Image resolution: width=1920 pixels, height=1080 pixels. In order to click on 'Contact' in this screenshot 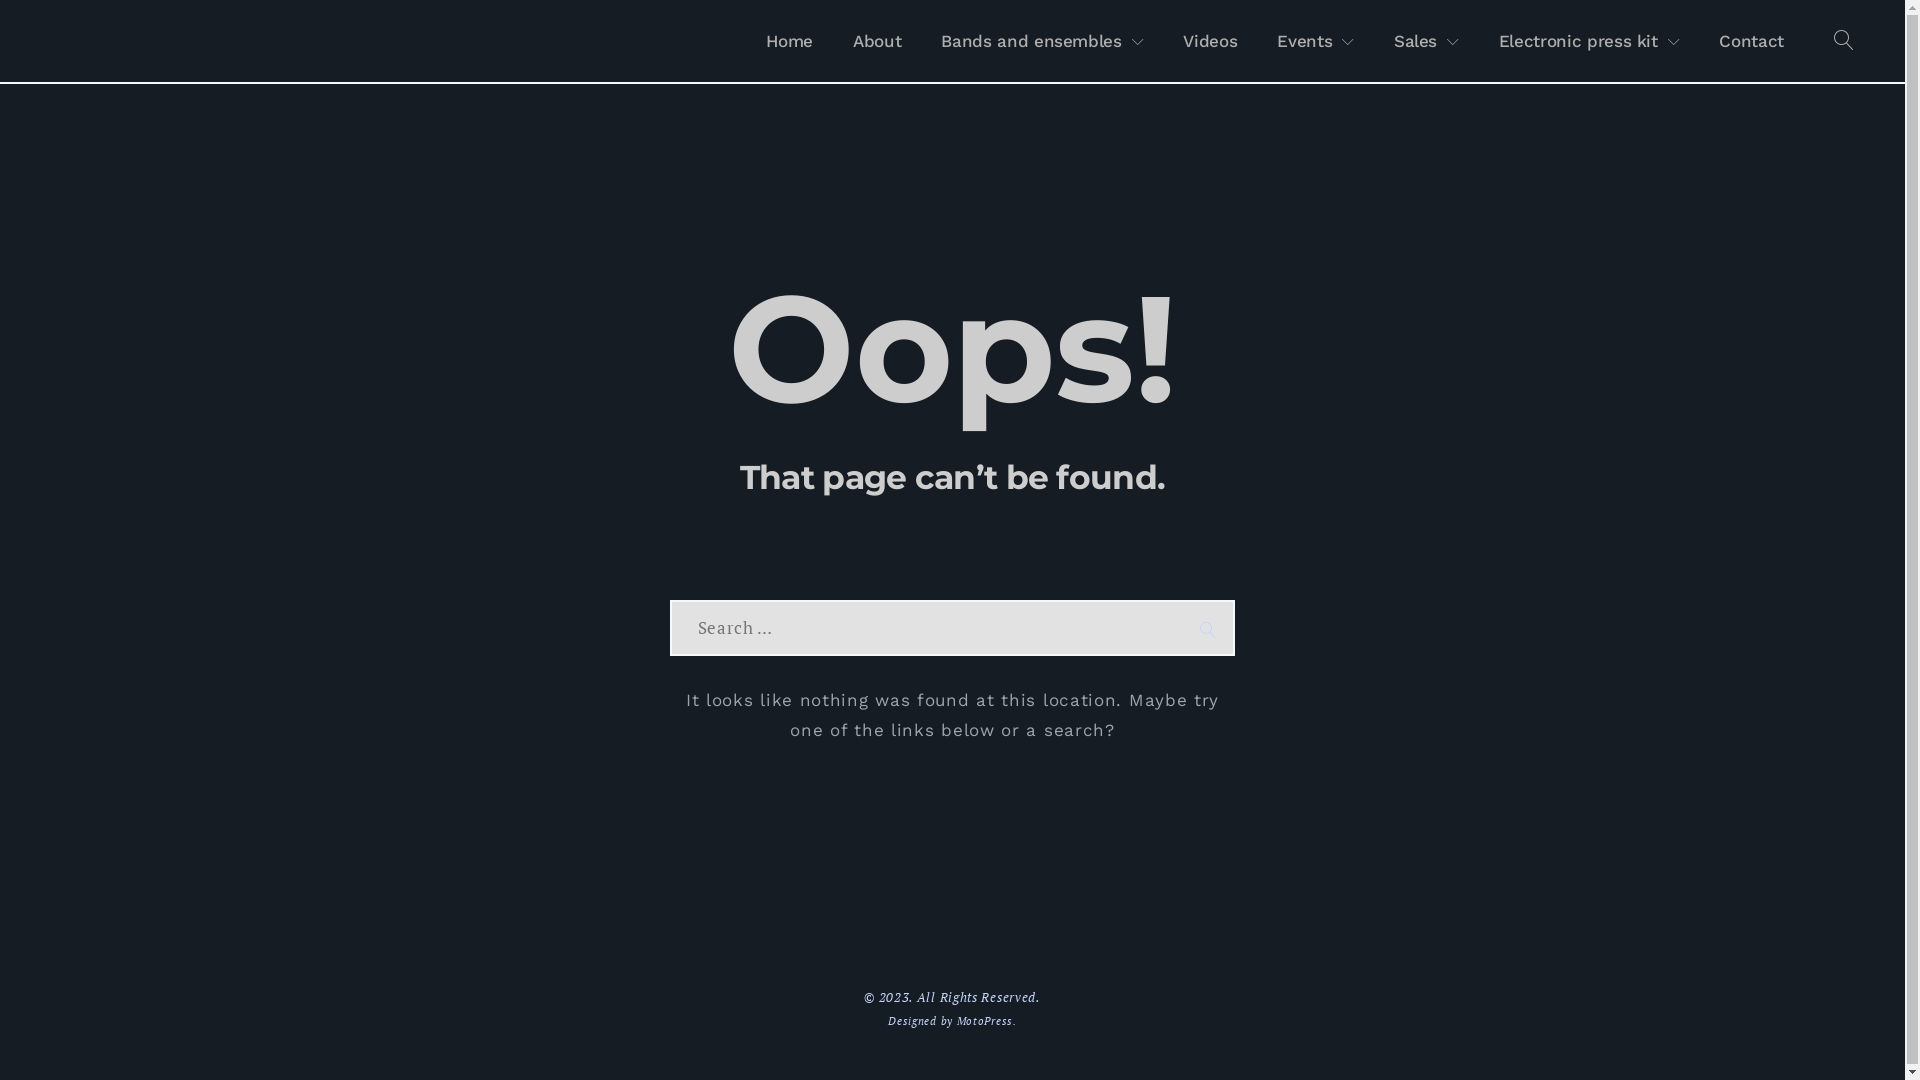, I will do `click(1750, 41)`.